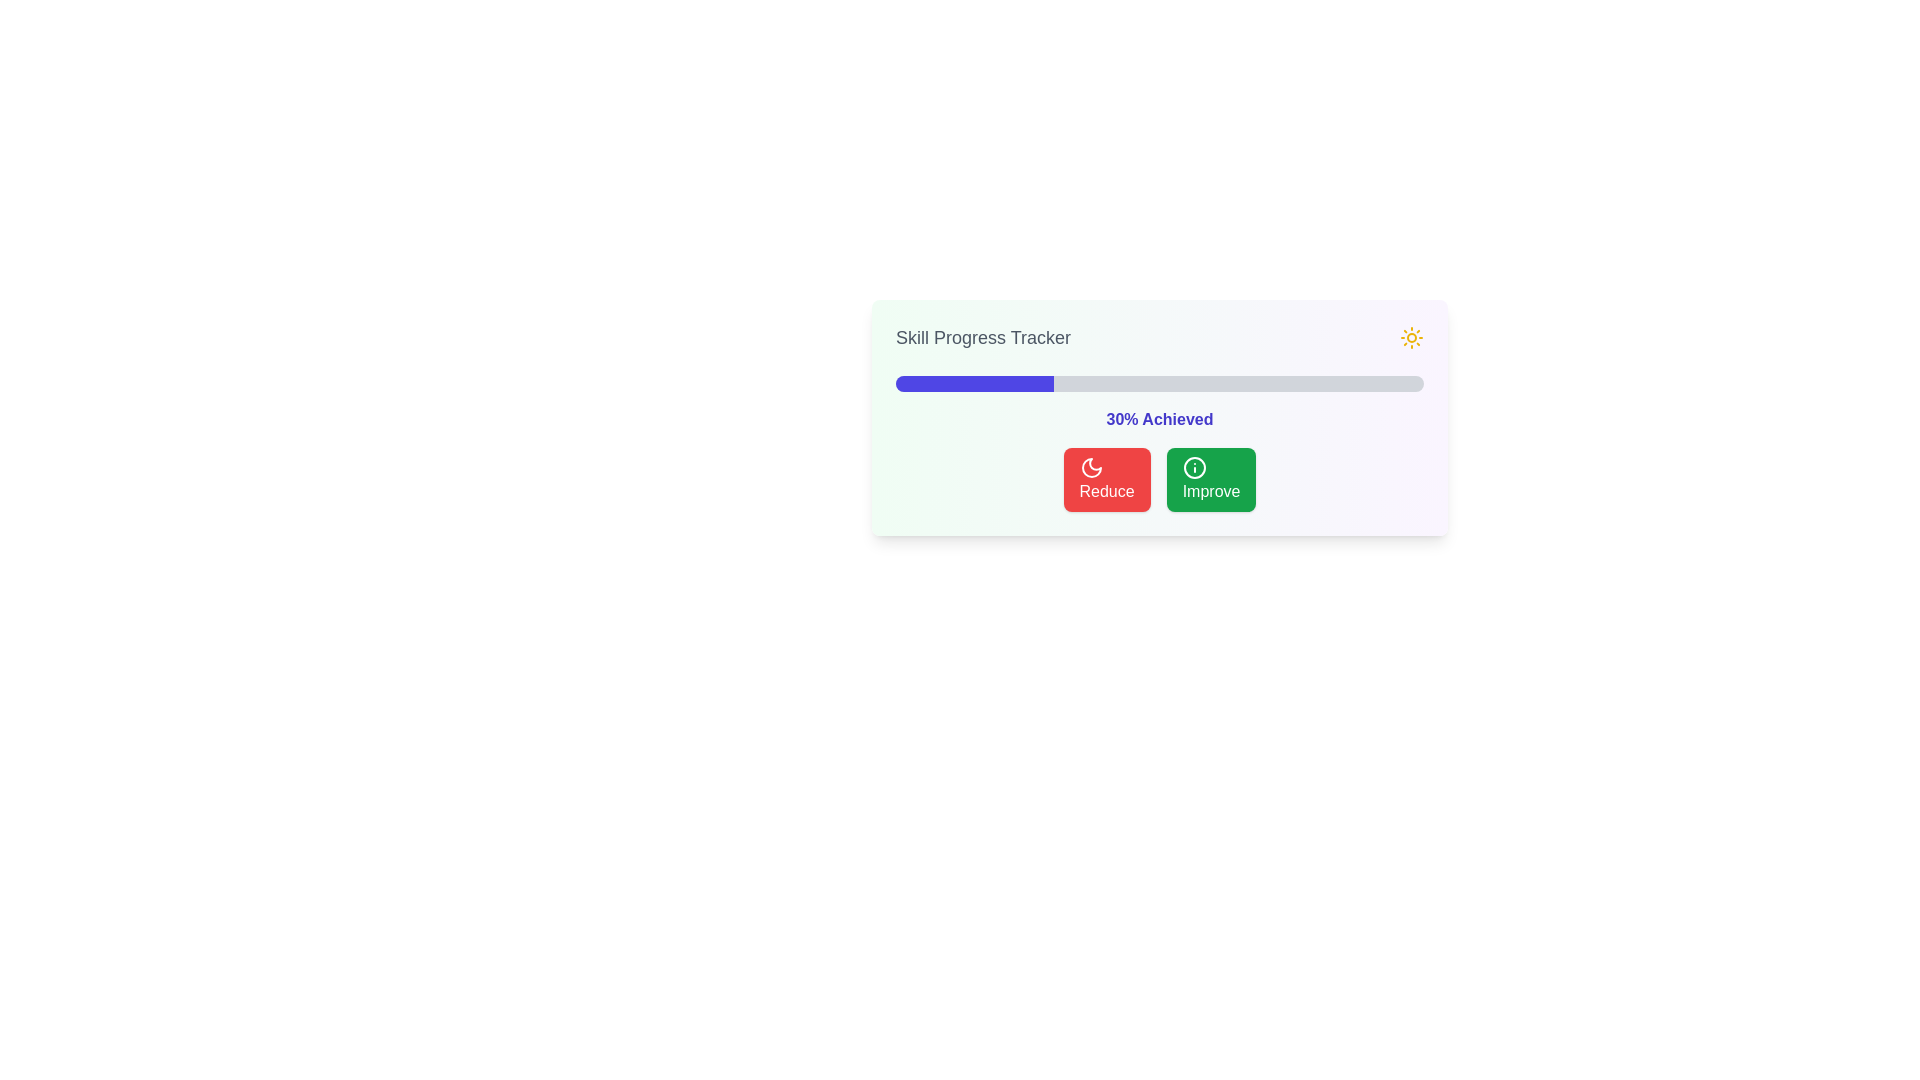 This screenshot has height=1080, width=1920. Describe the element at coordinates (1210, 479) in the screenshot. I see `the enhancement button located to the right of the red 'Reduce' button in the lower section of the progress tracker interface` at that location.